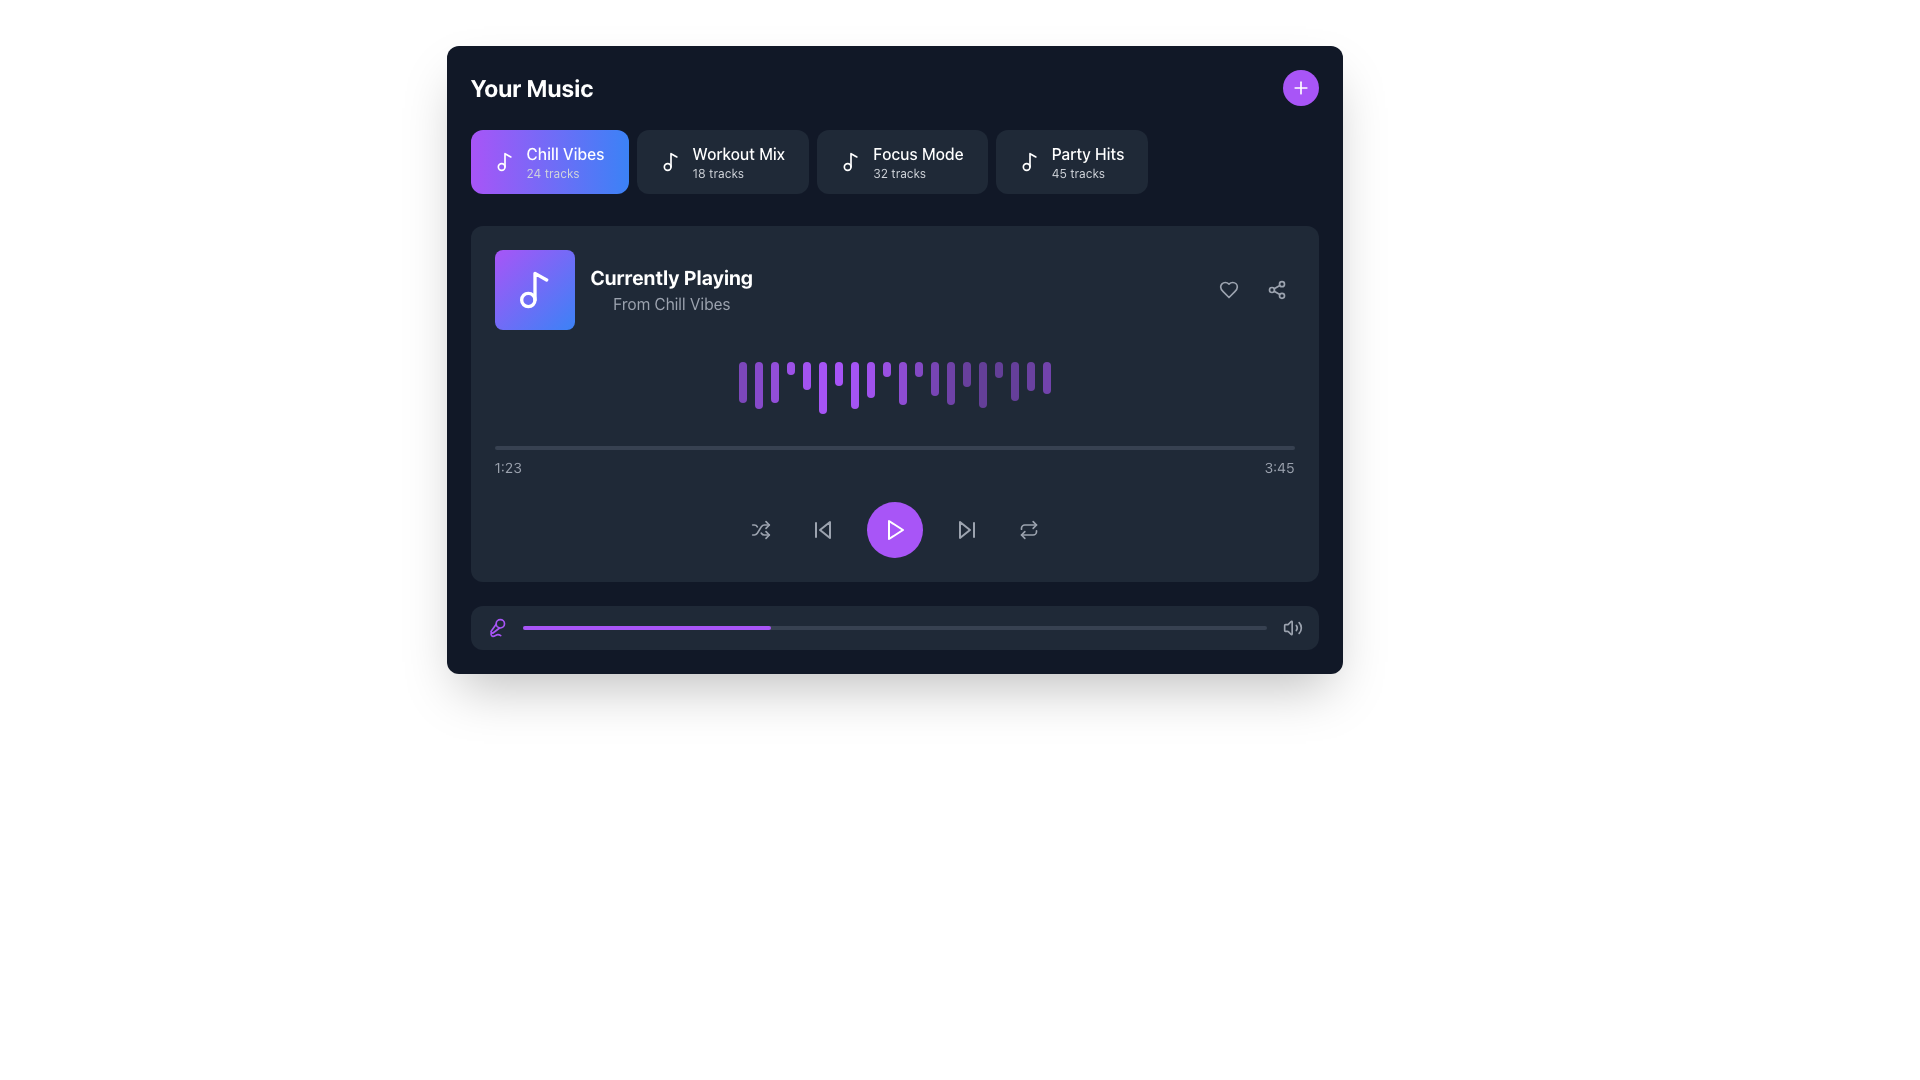  Describe the element at coordinates (1227, 289) in the screenshot. I see `the heart icon button in the top-right corner of the player interface` at that location.